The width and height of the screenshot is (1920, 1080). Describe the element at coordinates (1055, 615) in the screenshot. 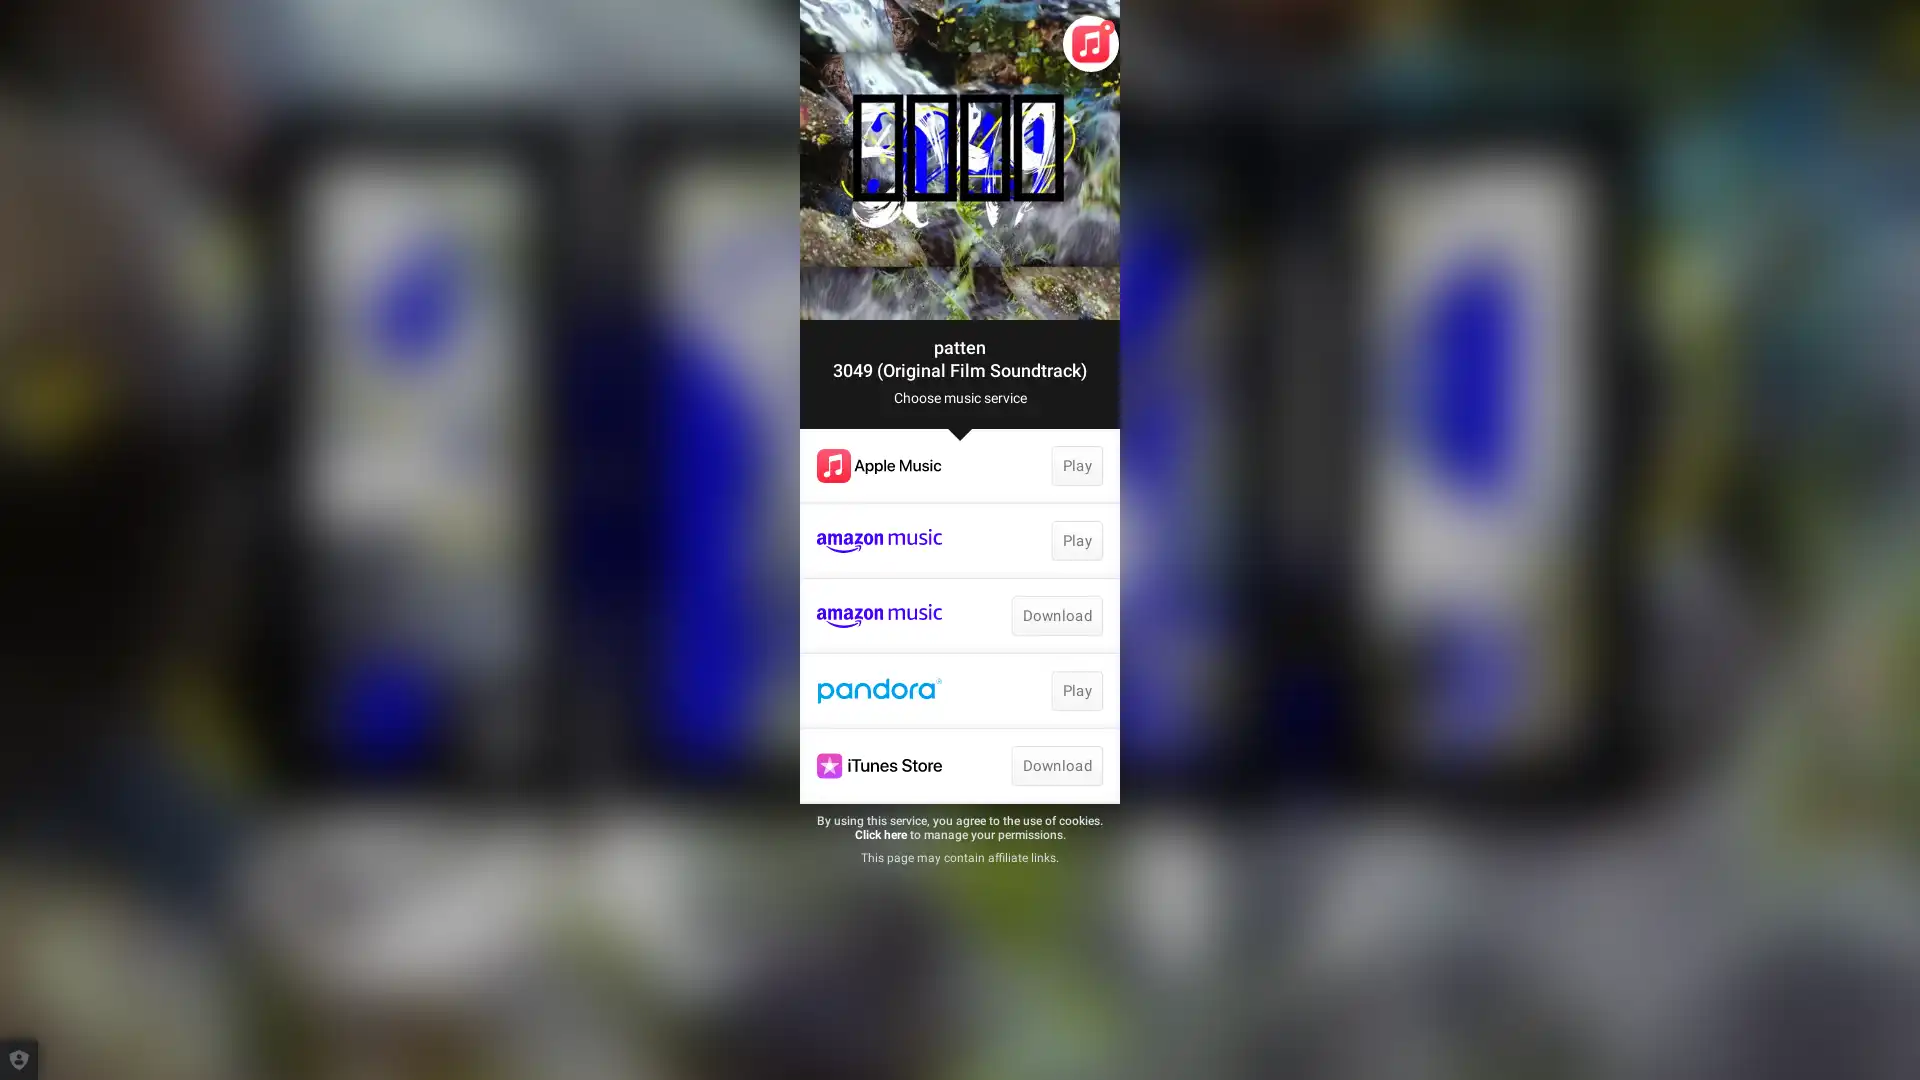

I see `Download` at that location.